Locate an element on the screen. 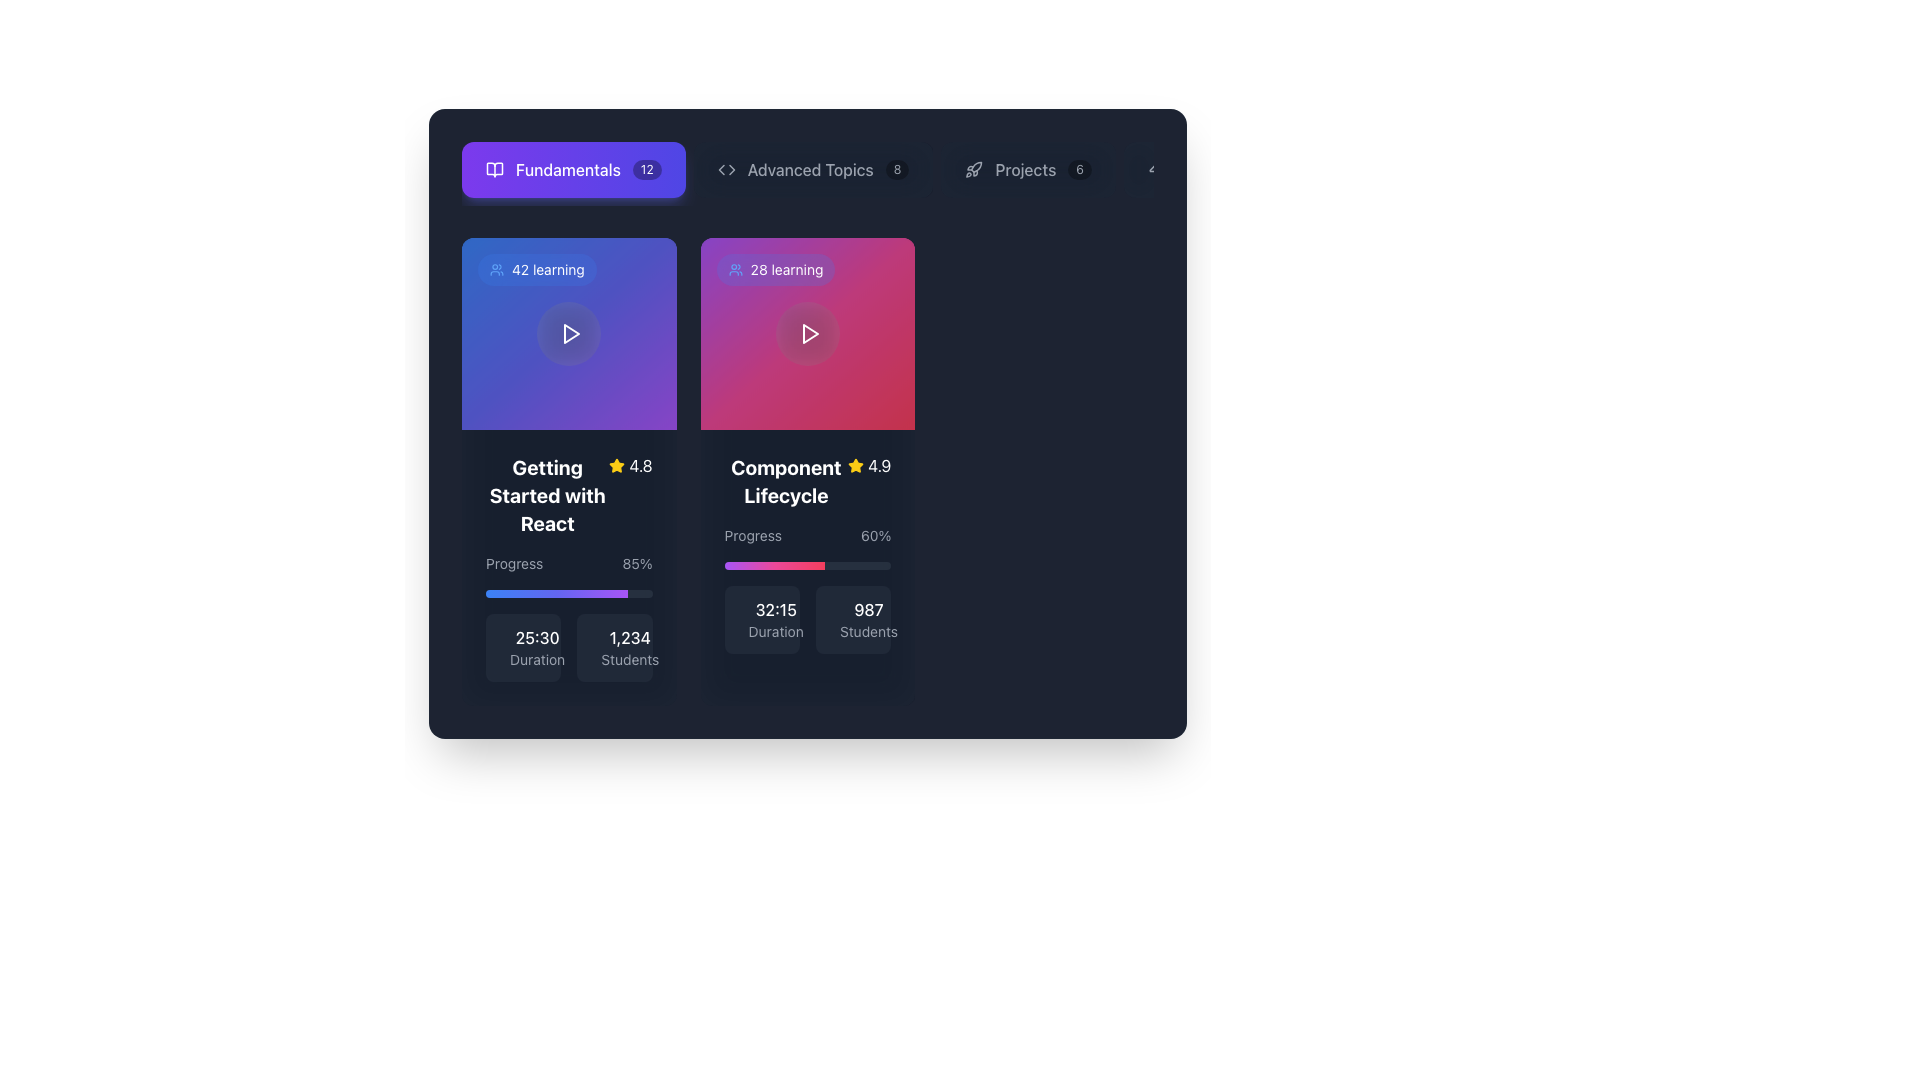  the title text element with an accompanying icon located in the second card from the left in the grid, positioned beneath the '28 learning' label is located at coordinates (807, 482).